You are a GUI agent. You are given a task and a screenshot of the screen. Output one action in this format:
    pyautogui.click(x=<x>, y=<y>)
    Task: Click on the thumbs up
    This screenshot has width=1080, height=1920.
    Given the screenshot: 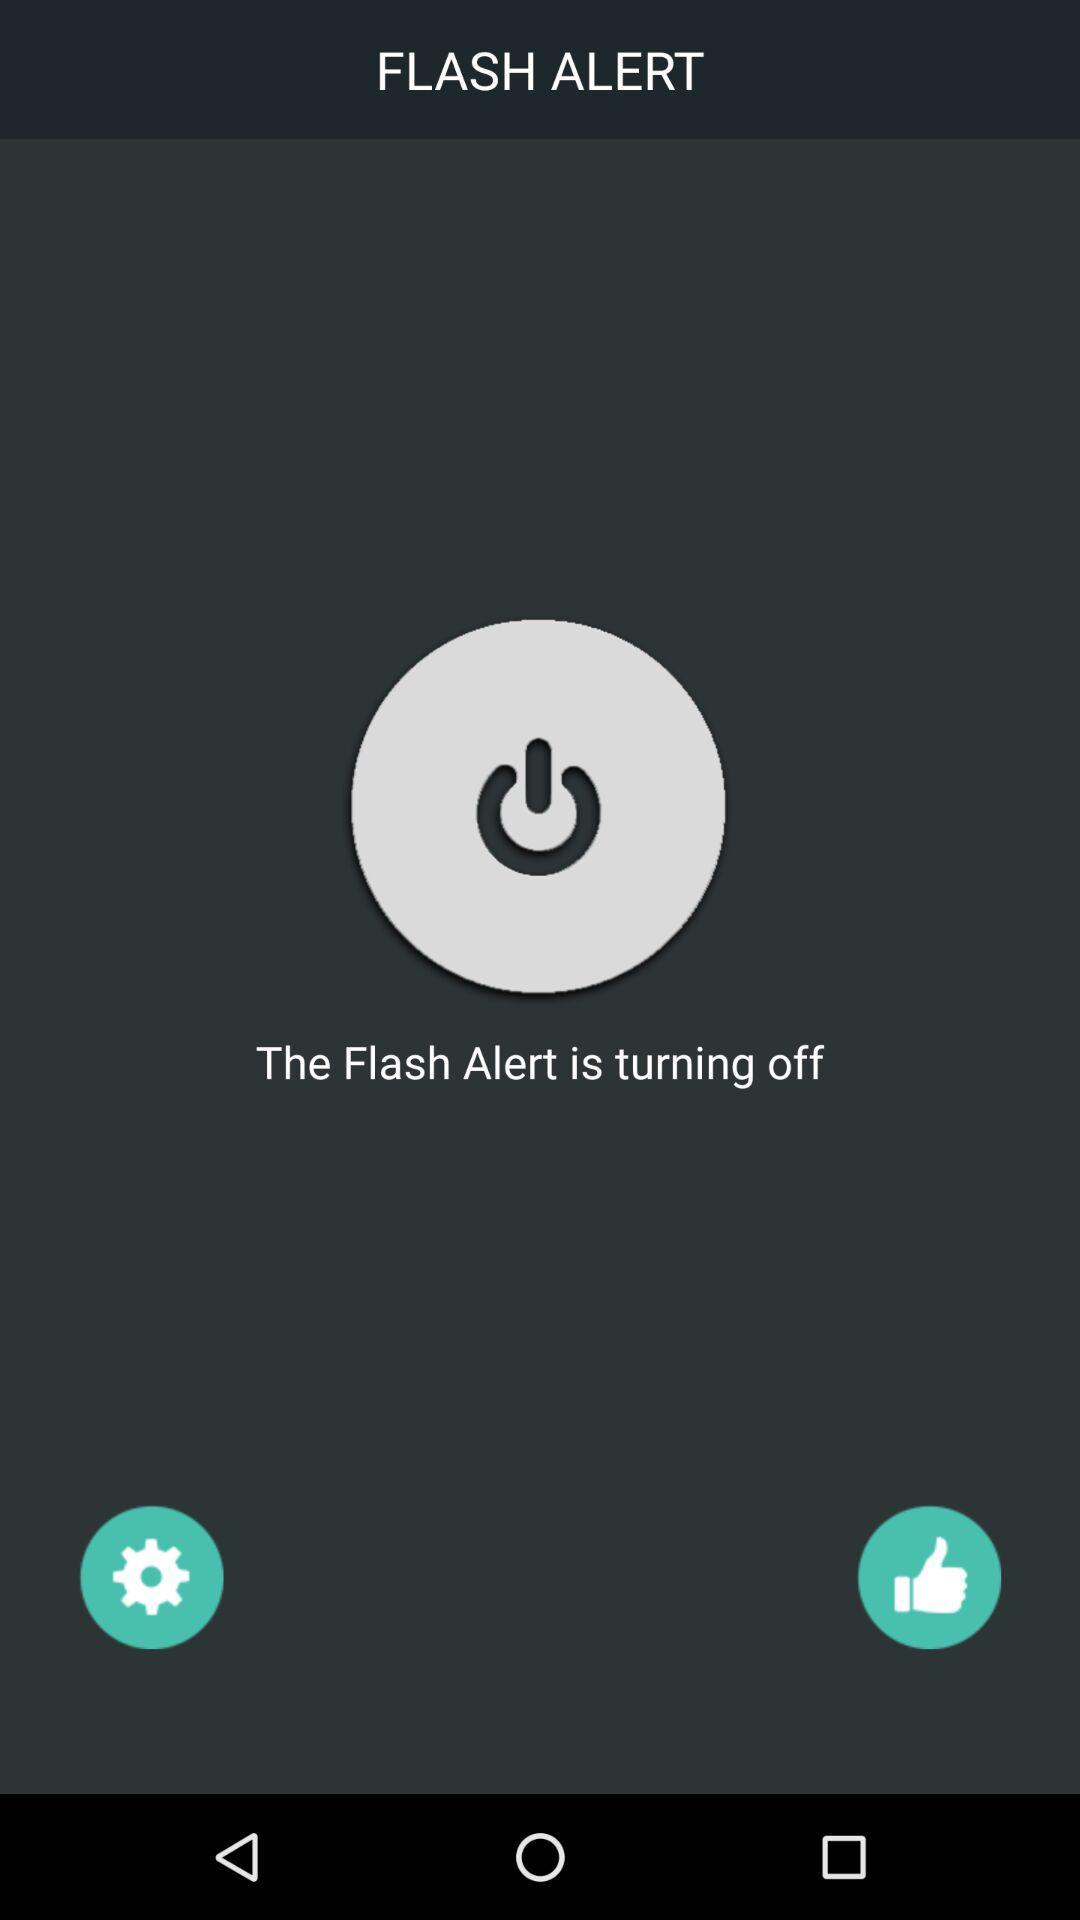 What is the action you would take?
    pyautogui.click(x=928, y=1575)
    